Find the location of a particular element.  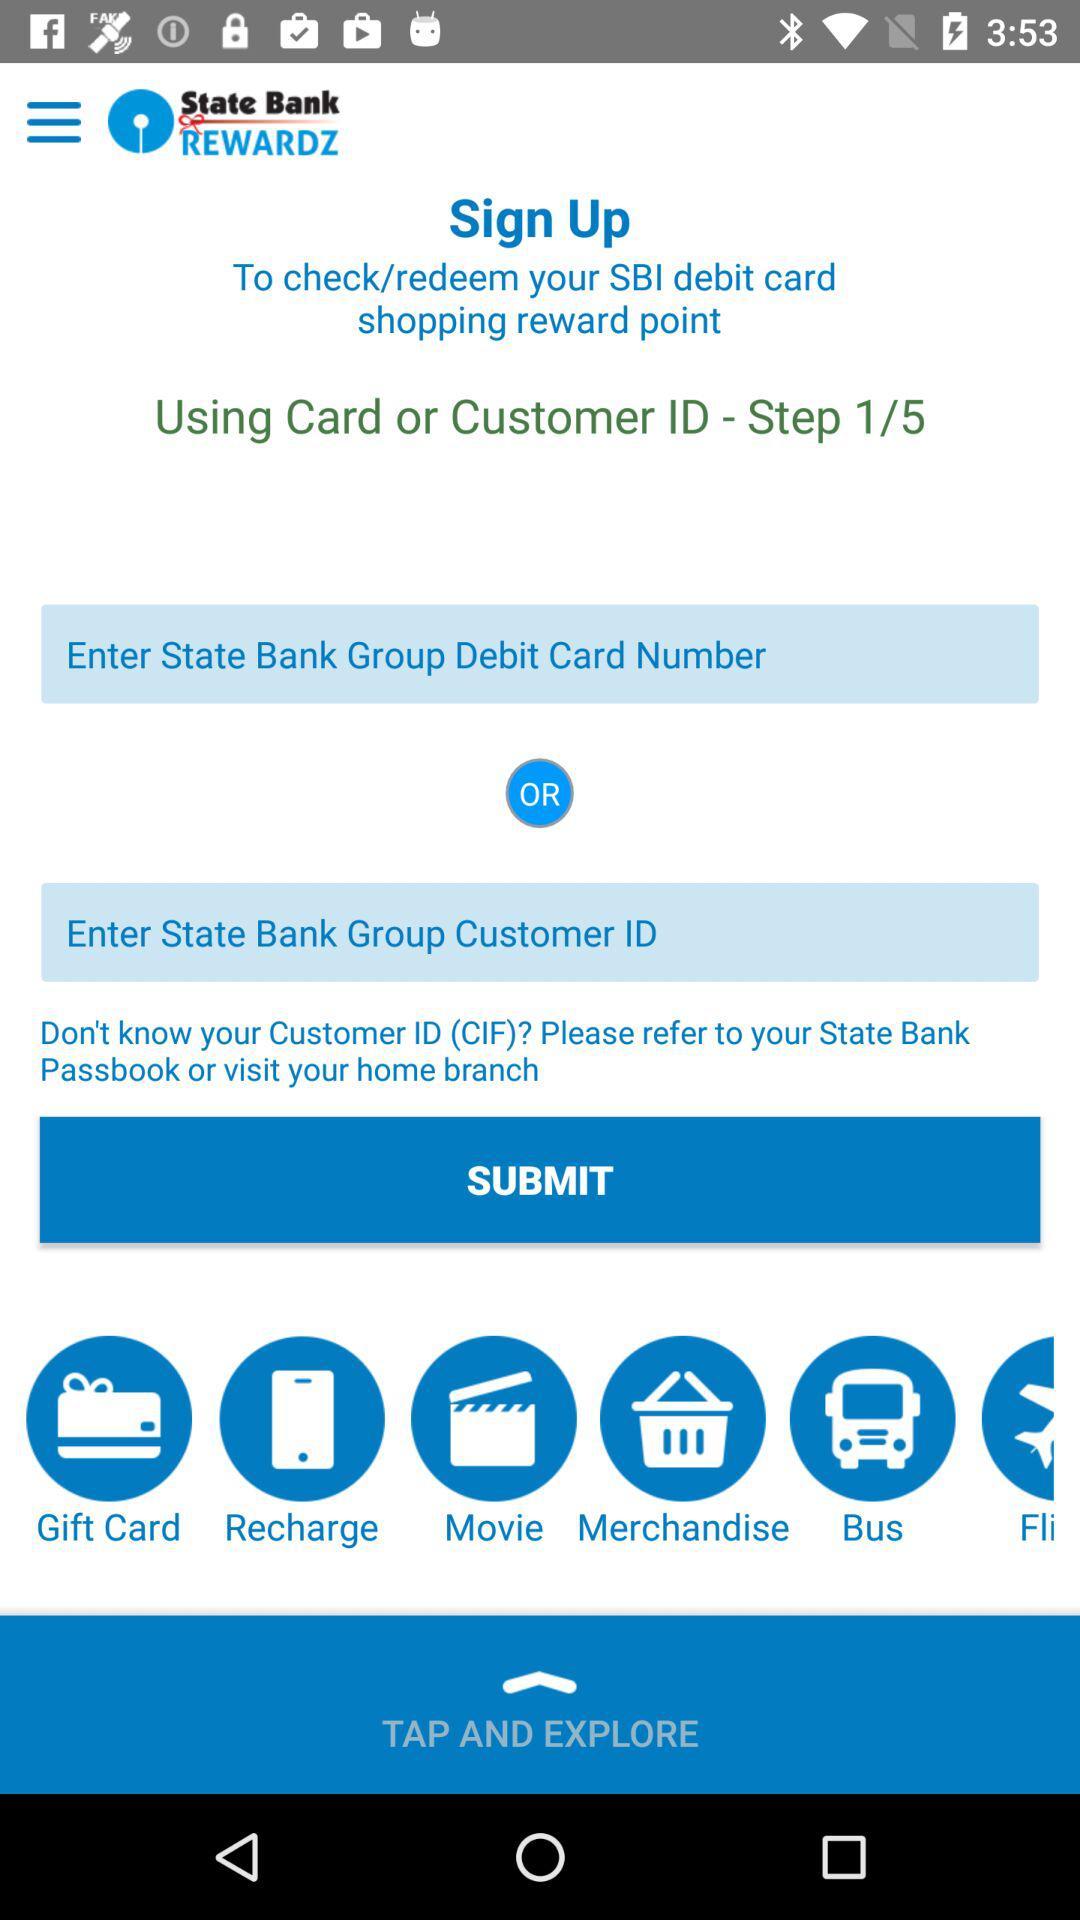

app below the don t know app is located at coordinates (540, 1179).